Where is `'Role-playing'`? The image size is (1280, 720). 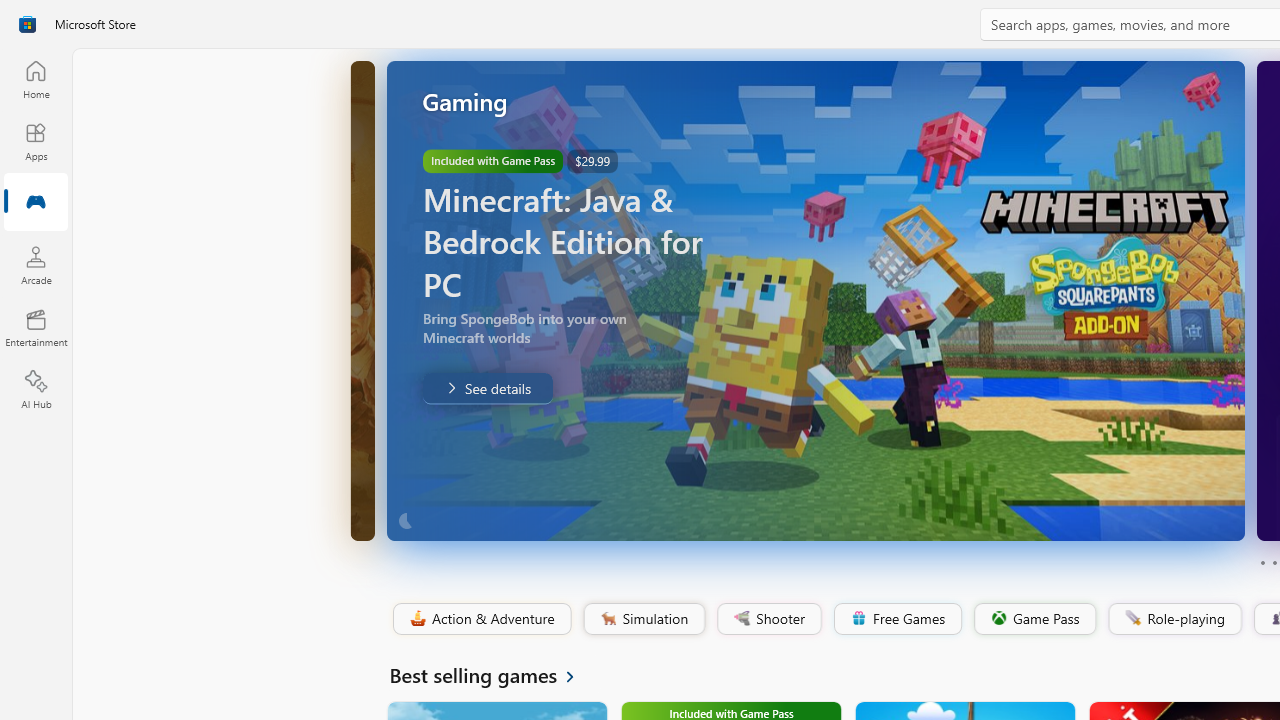
'Role-playing' is located at coordinates (1175, 618).